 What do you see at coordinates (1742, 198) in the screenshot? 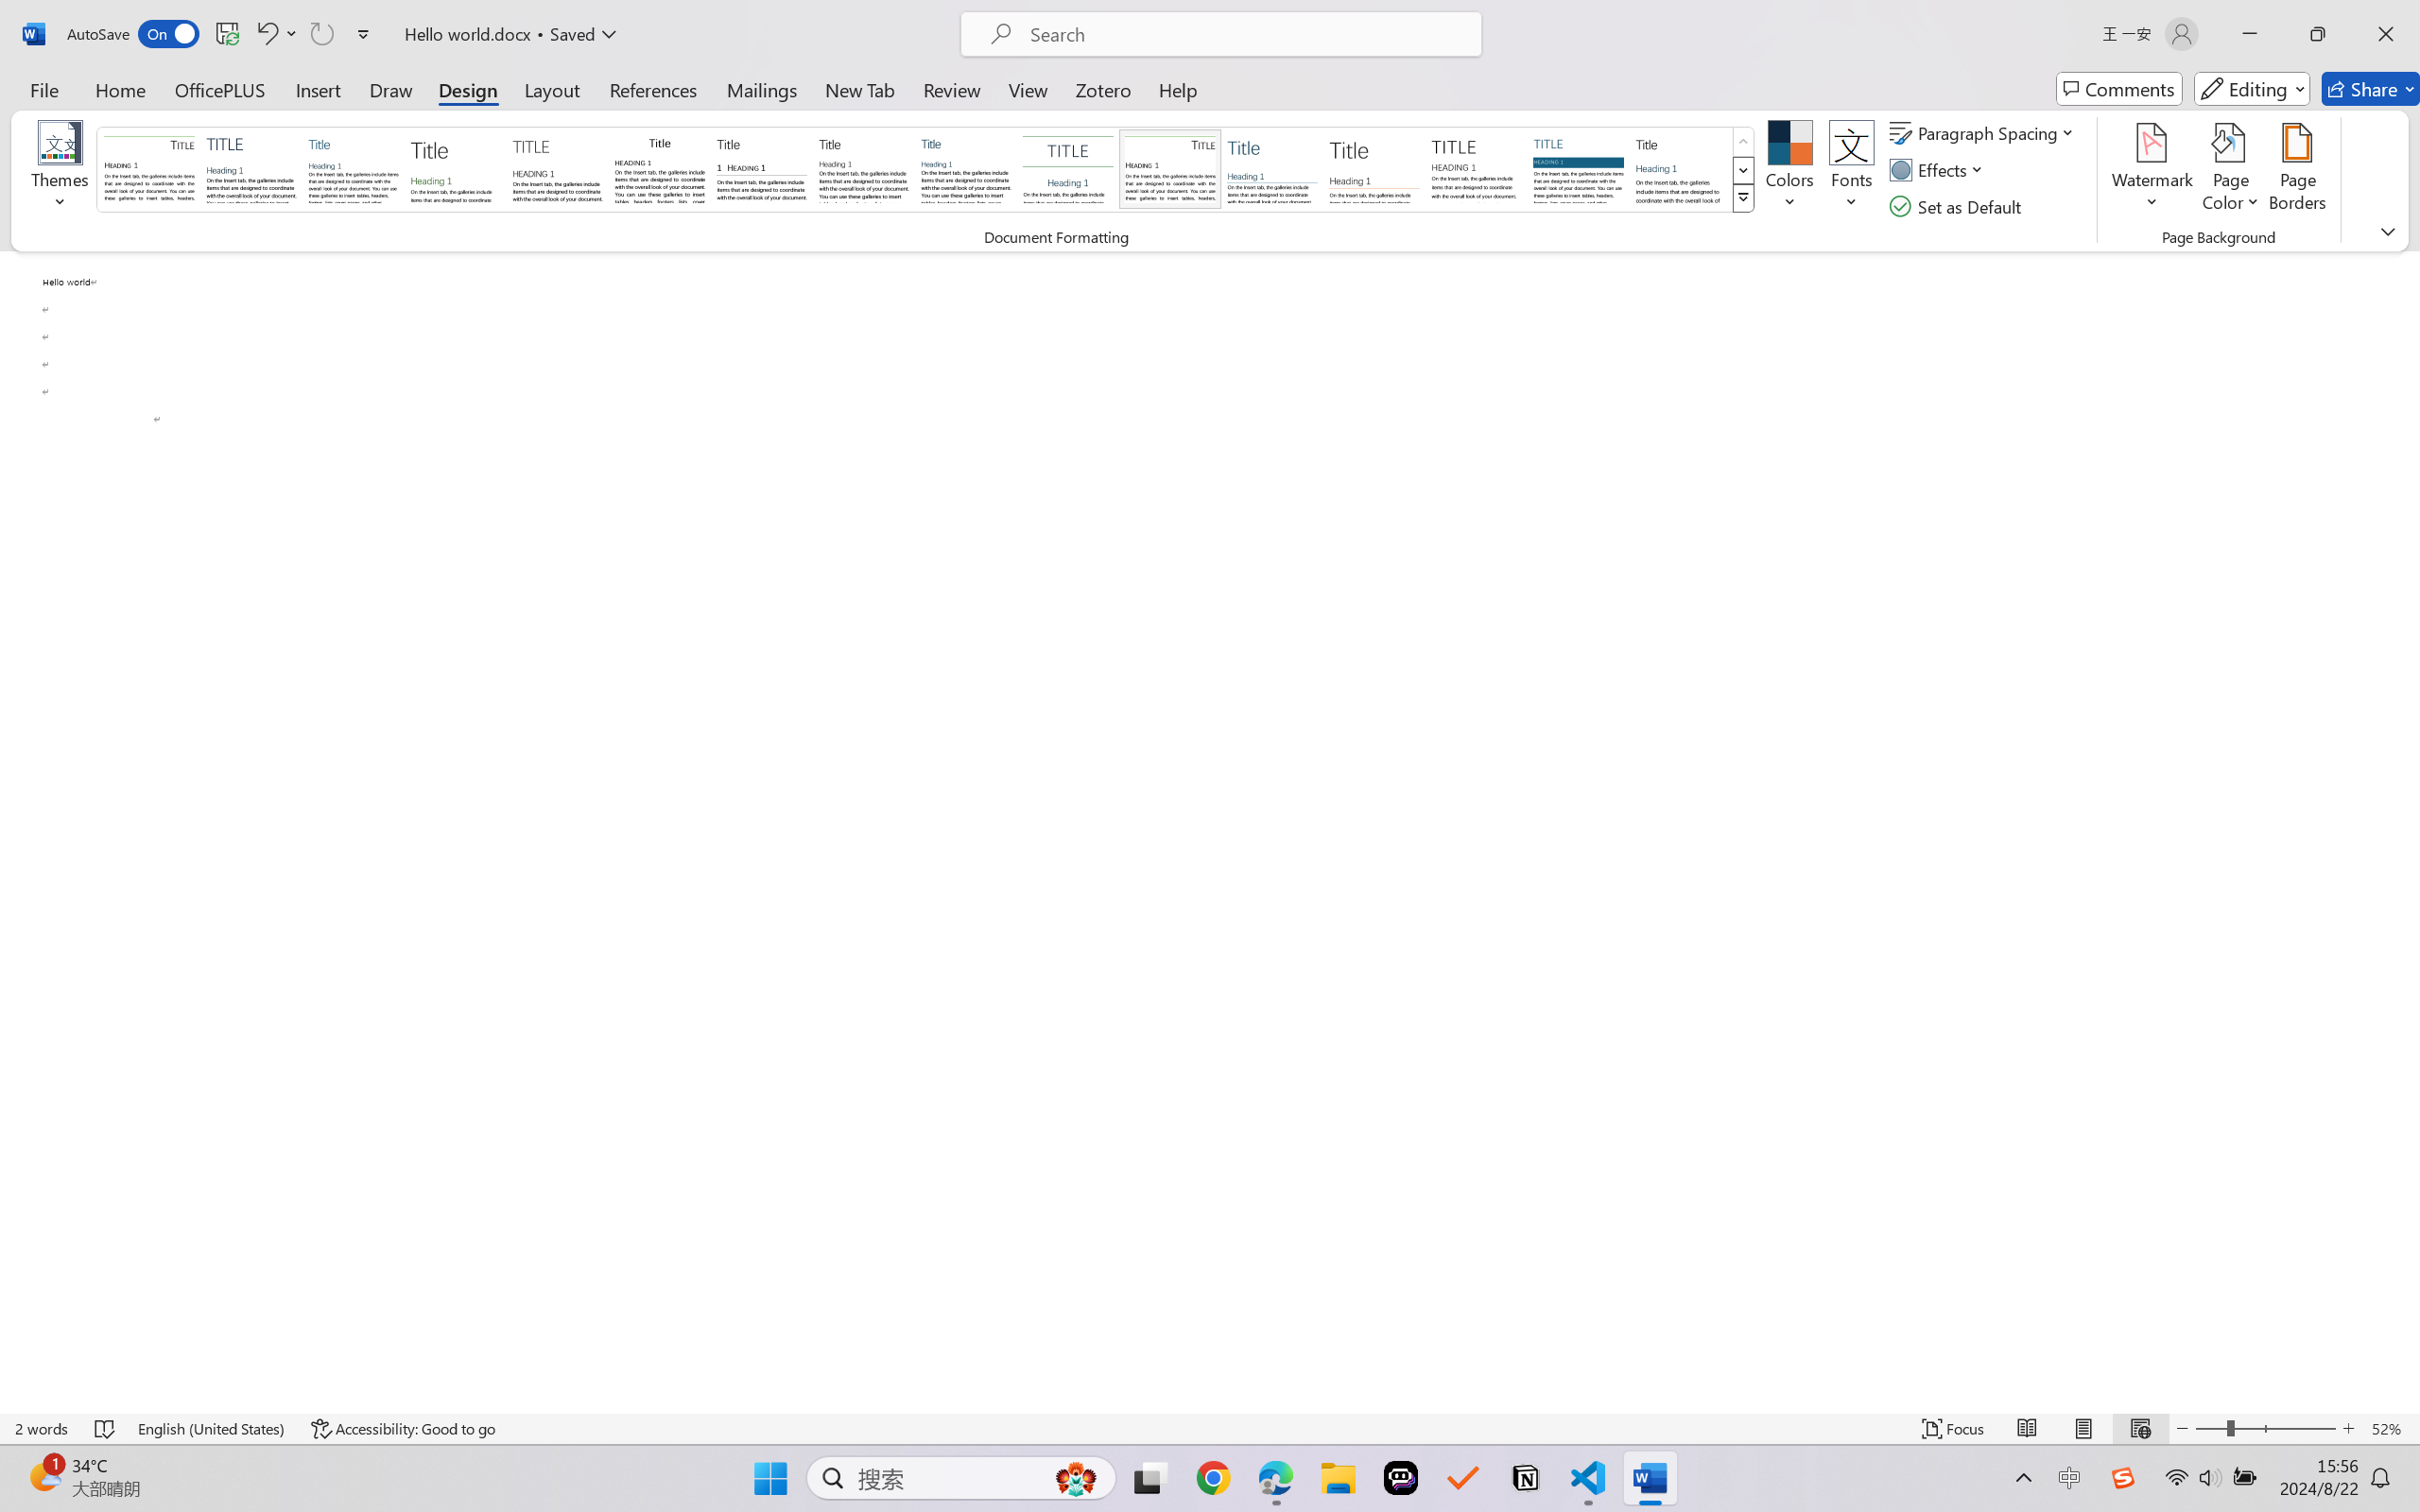
I see `'Style Set'` at bounding box center [1742, 198].